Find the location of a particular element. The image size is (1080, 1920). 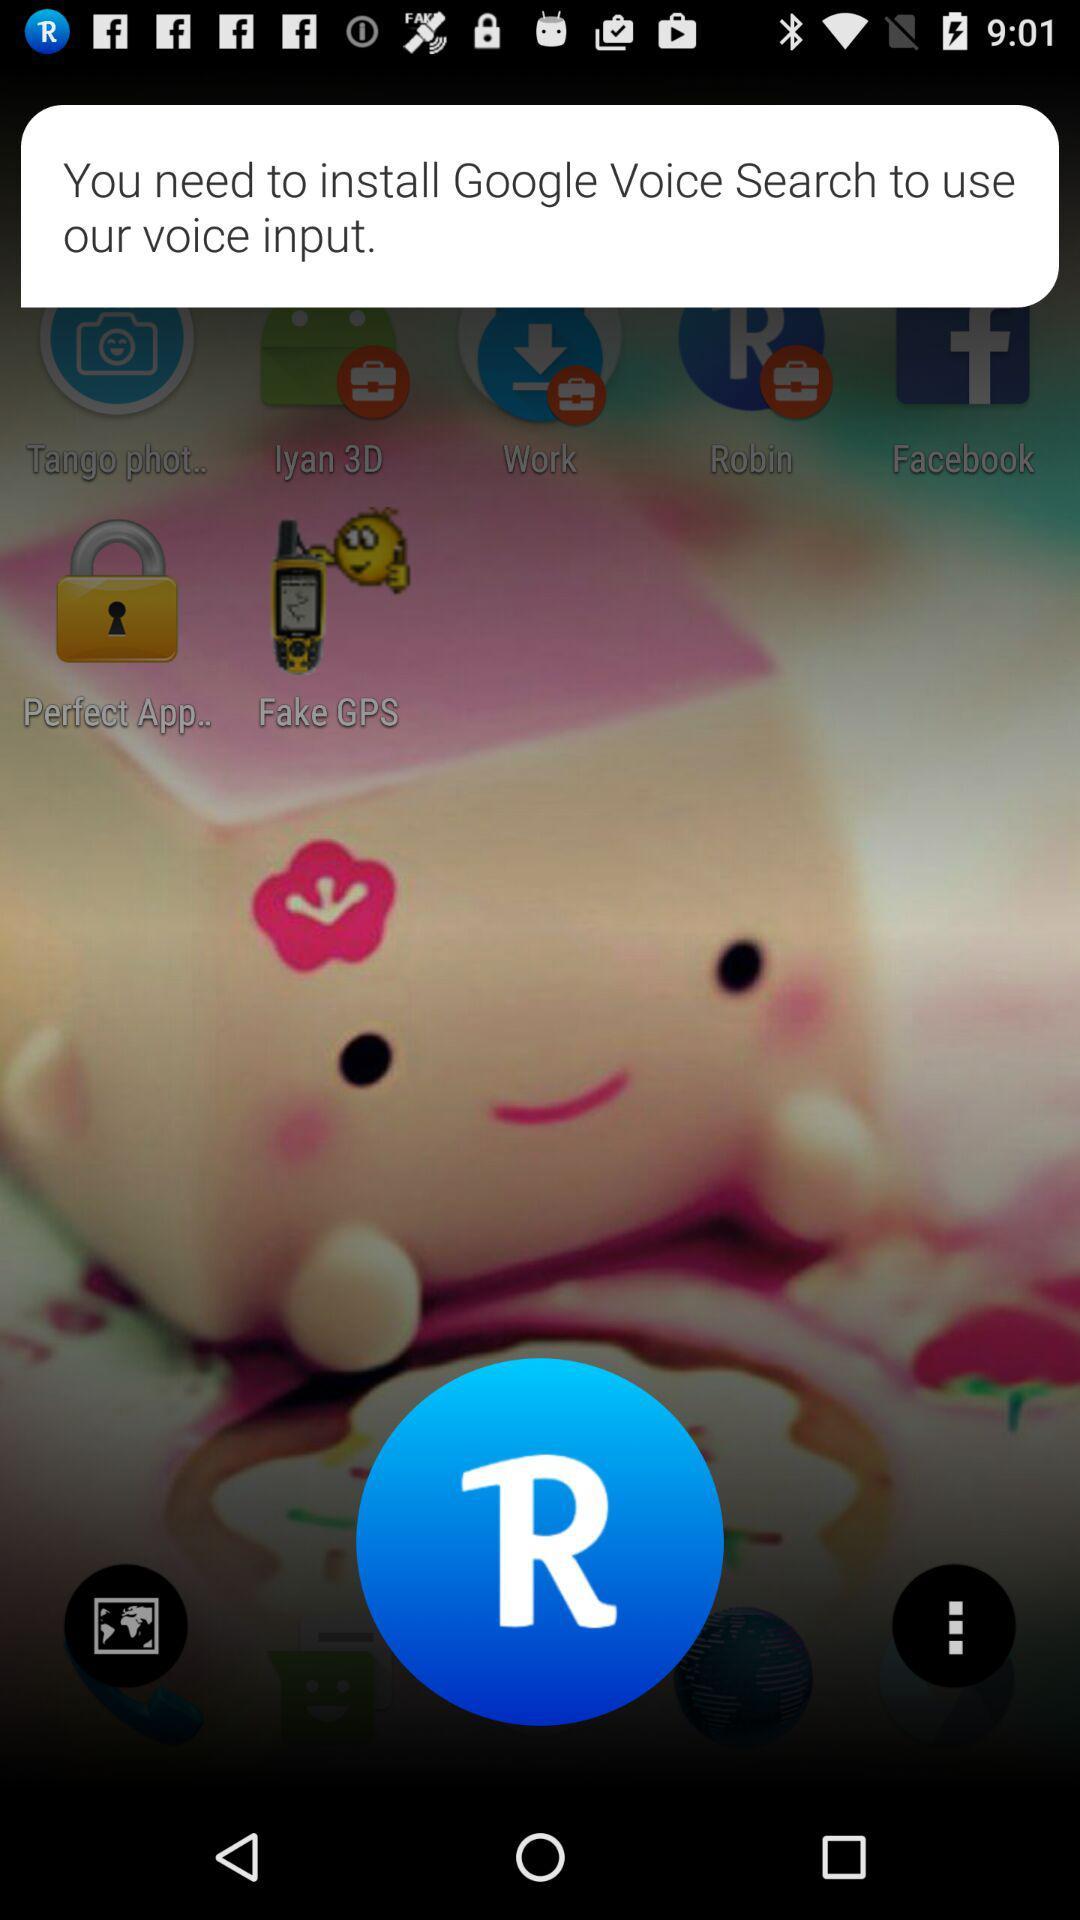

open menu is located at coordinates (952, 1626).